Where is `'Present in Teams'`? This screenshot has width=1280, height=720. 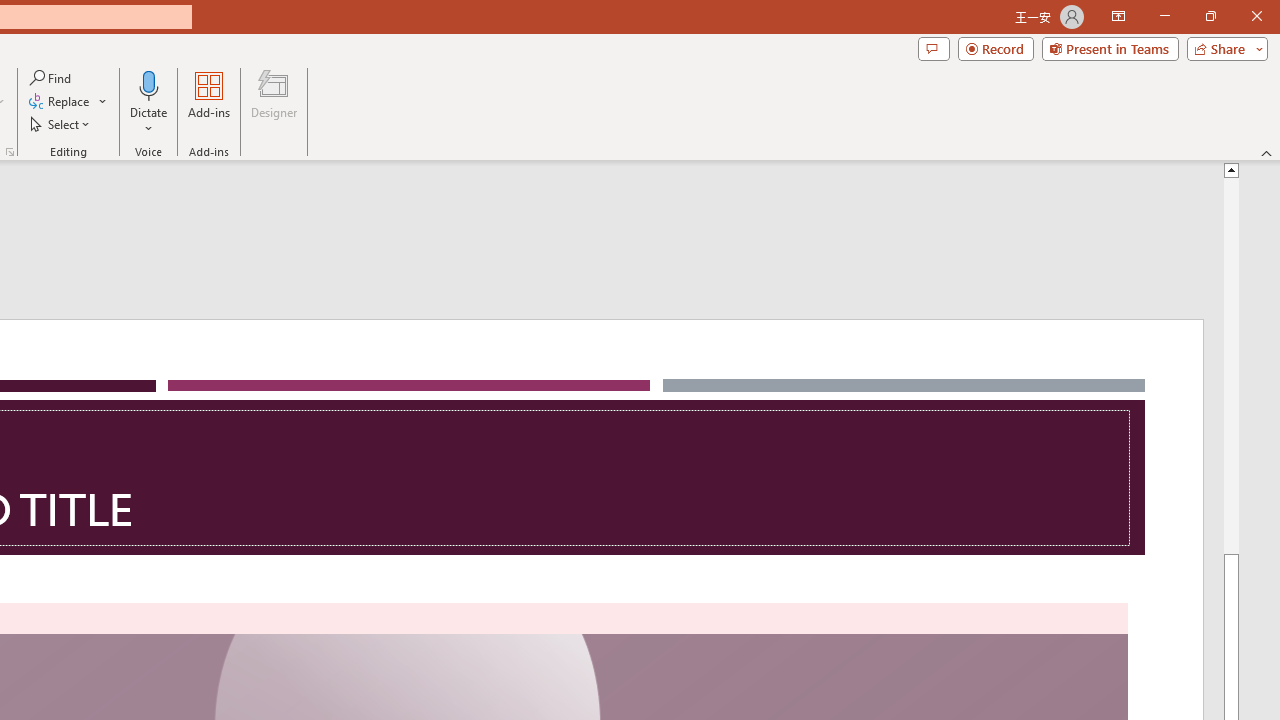
'Present in Teams' is located at coordinates (1109, 47).